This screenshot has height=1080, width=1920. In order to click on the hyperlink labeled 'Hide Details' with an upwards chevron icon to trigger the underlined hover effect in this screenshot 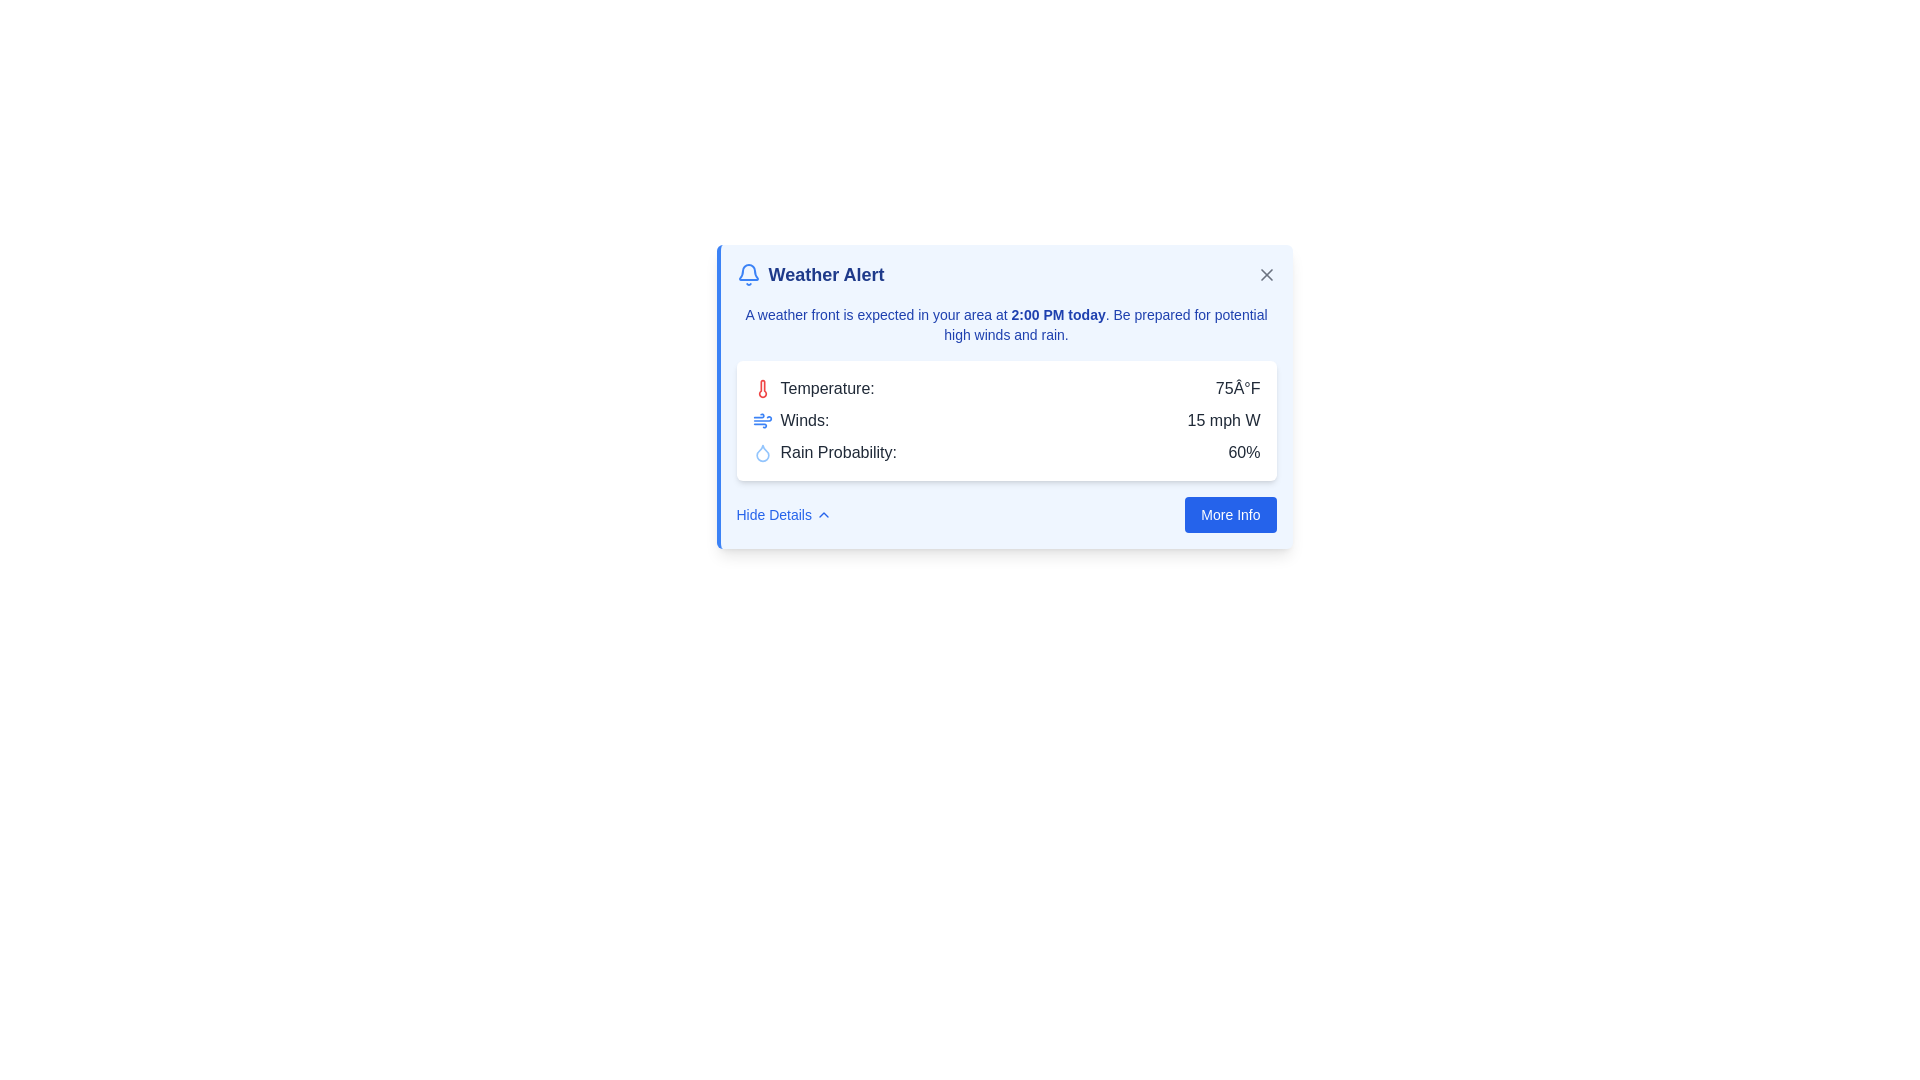, I will do `click(783, 514)`.